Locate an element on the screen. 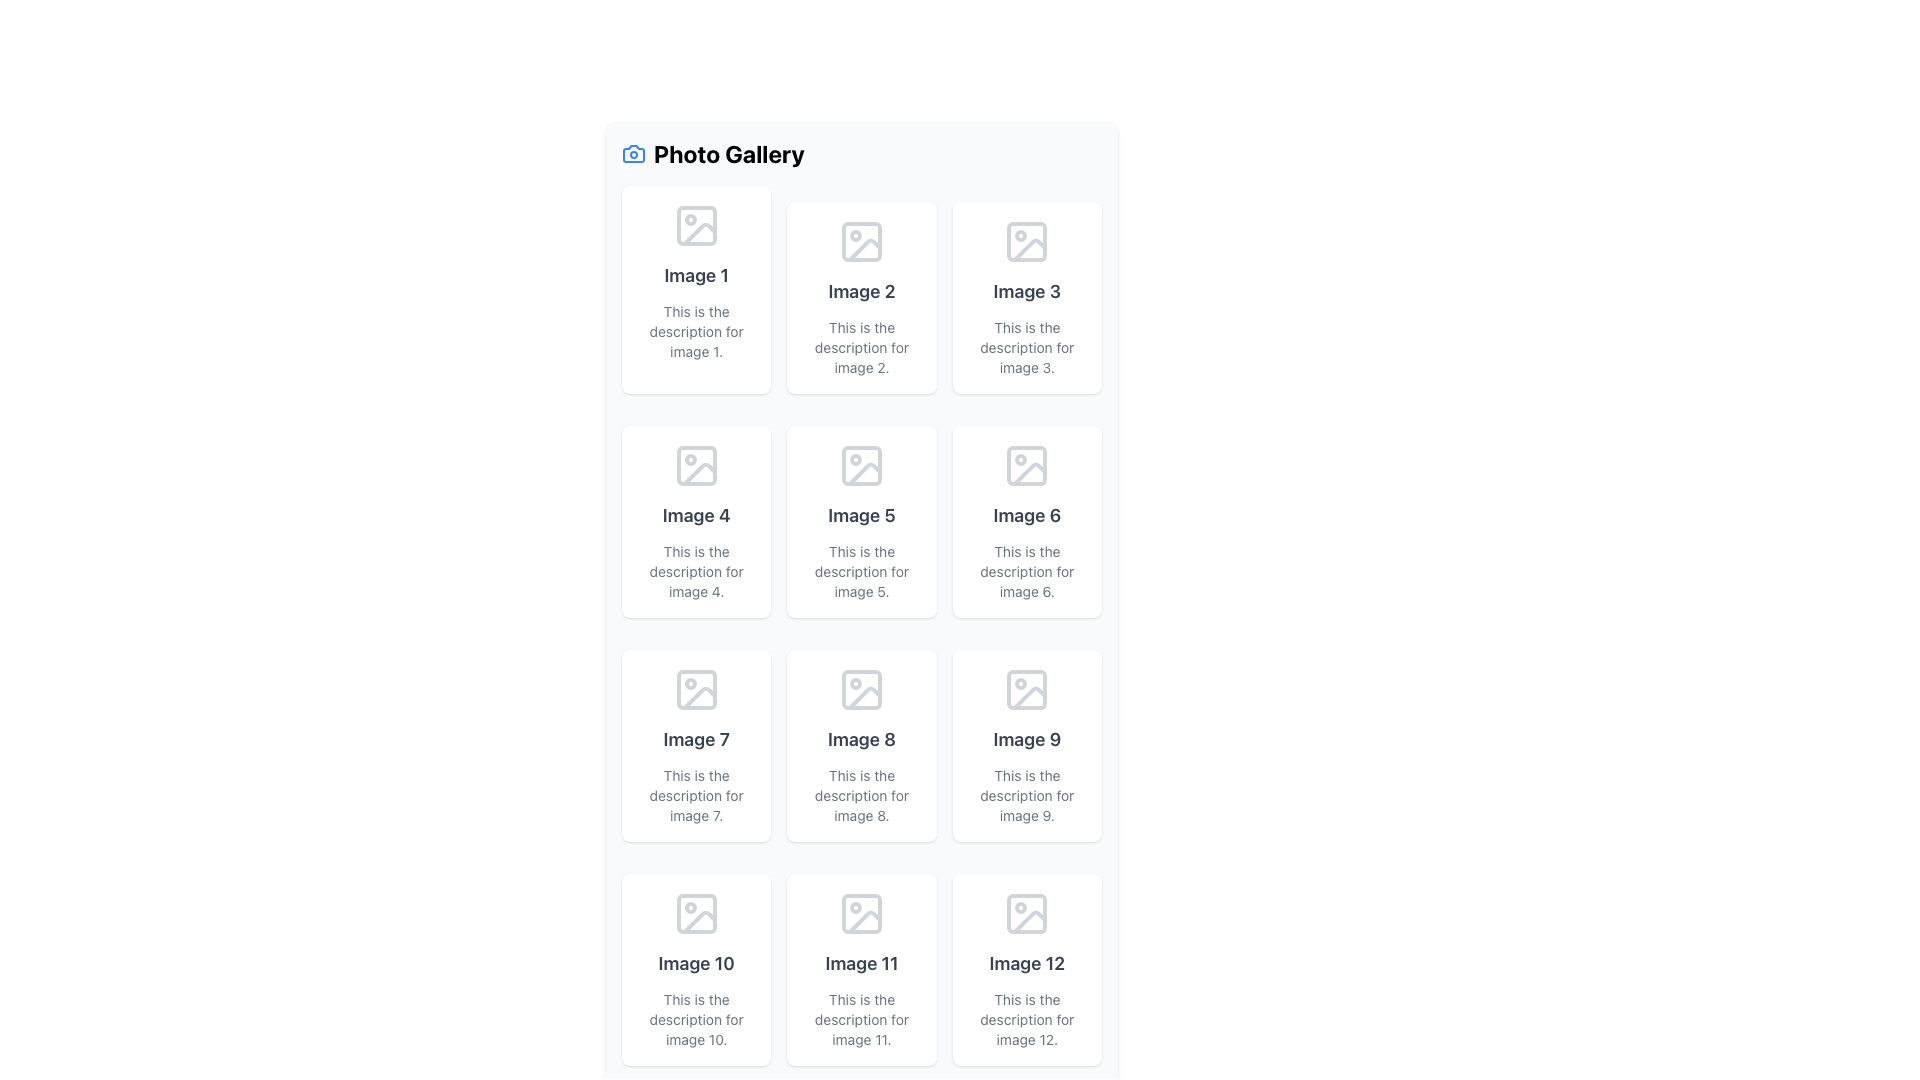 The height and width of the screenshot is (1080, 1920). the static icon for 'Image 4' located in the first column and second row of the photo gallery grid is located at coordinates (696, 466).